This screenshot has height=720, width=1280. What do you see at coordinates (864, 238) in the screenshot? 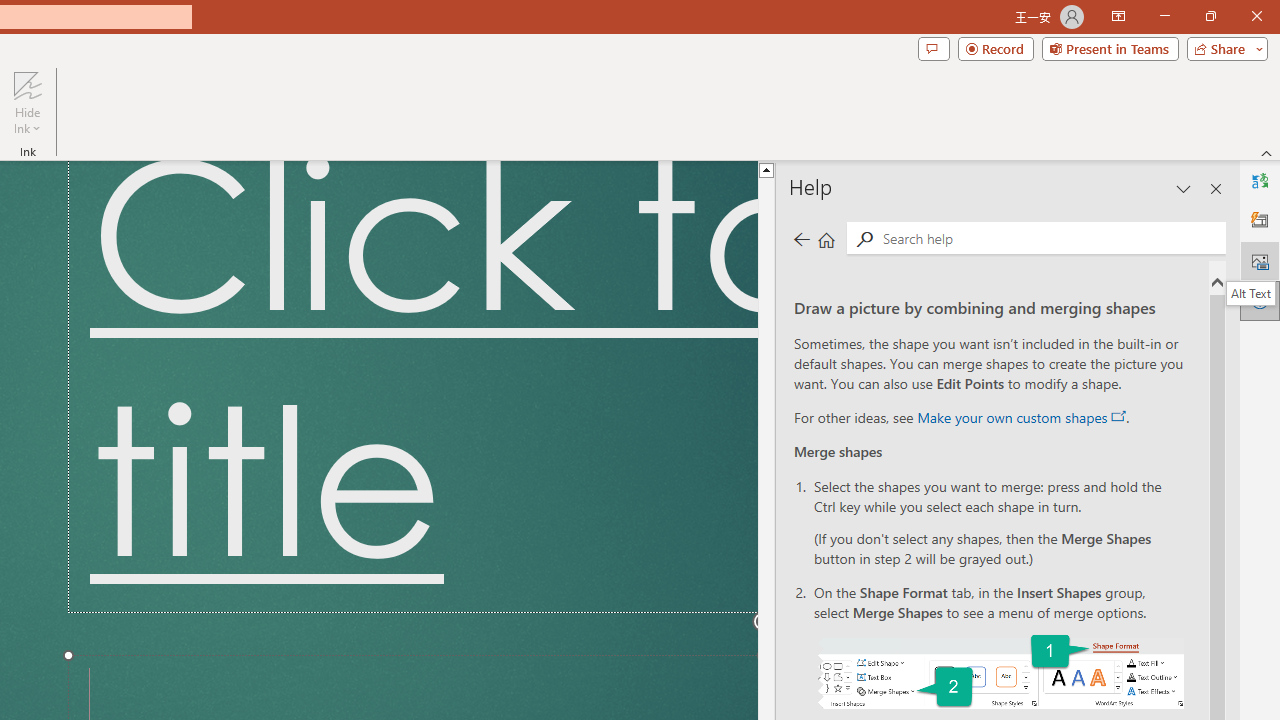
I see `'Search'` at bounding box center [864, 238].